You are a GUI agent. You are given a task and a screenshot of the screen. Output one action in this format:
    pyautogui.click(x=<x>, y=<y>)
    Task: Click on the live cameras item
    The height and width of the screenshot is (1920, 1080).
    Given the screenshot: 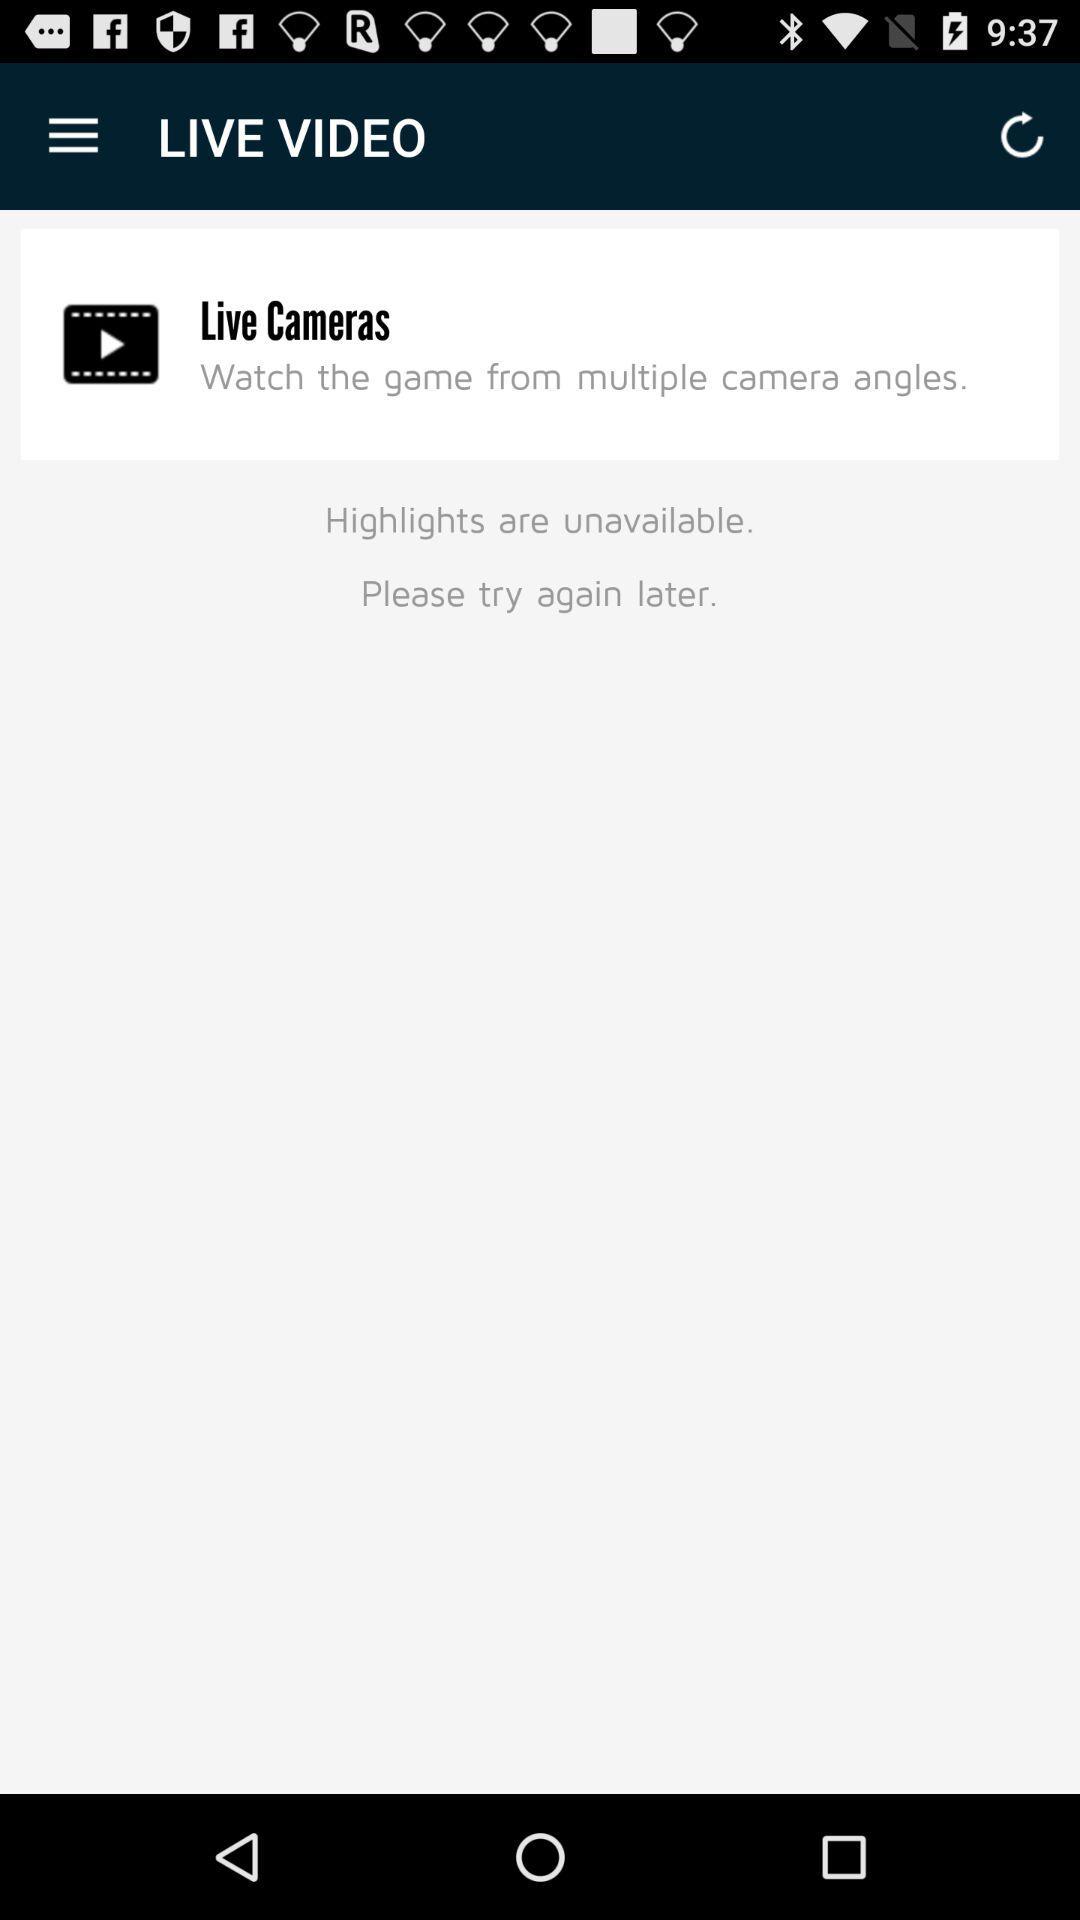 What is the action you would take?
    pyautogui.click(x=295, y=321)
    